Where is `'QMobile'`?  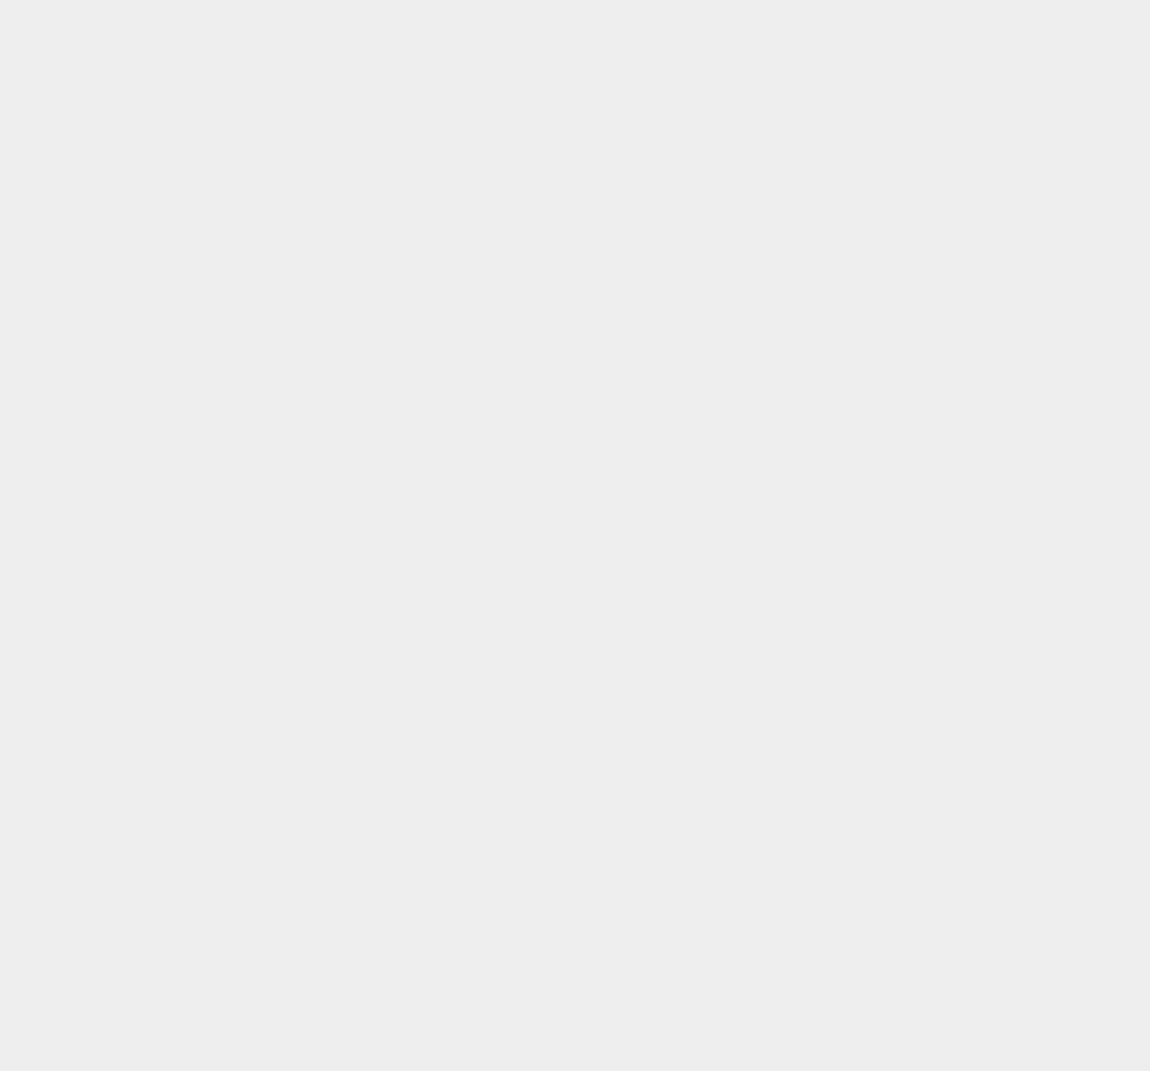
'QMobile' is located at coordinates (837, 772).